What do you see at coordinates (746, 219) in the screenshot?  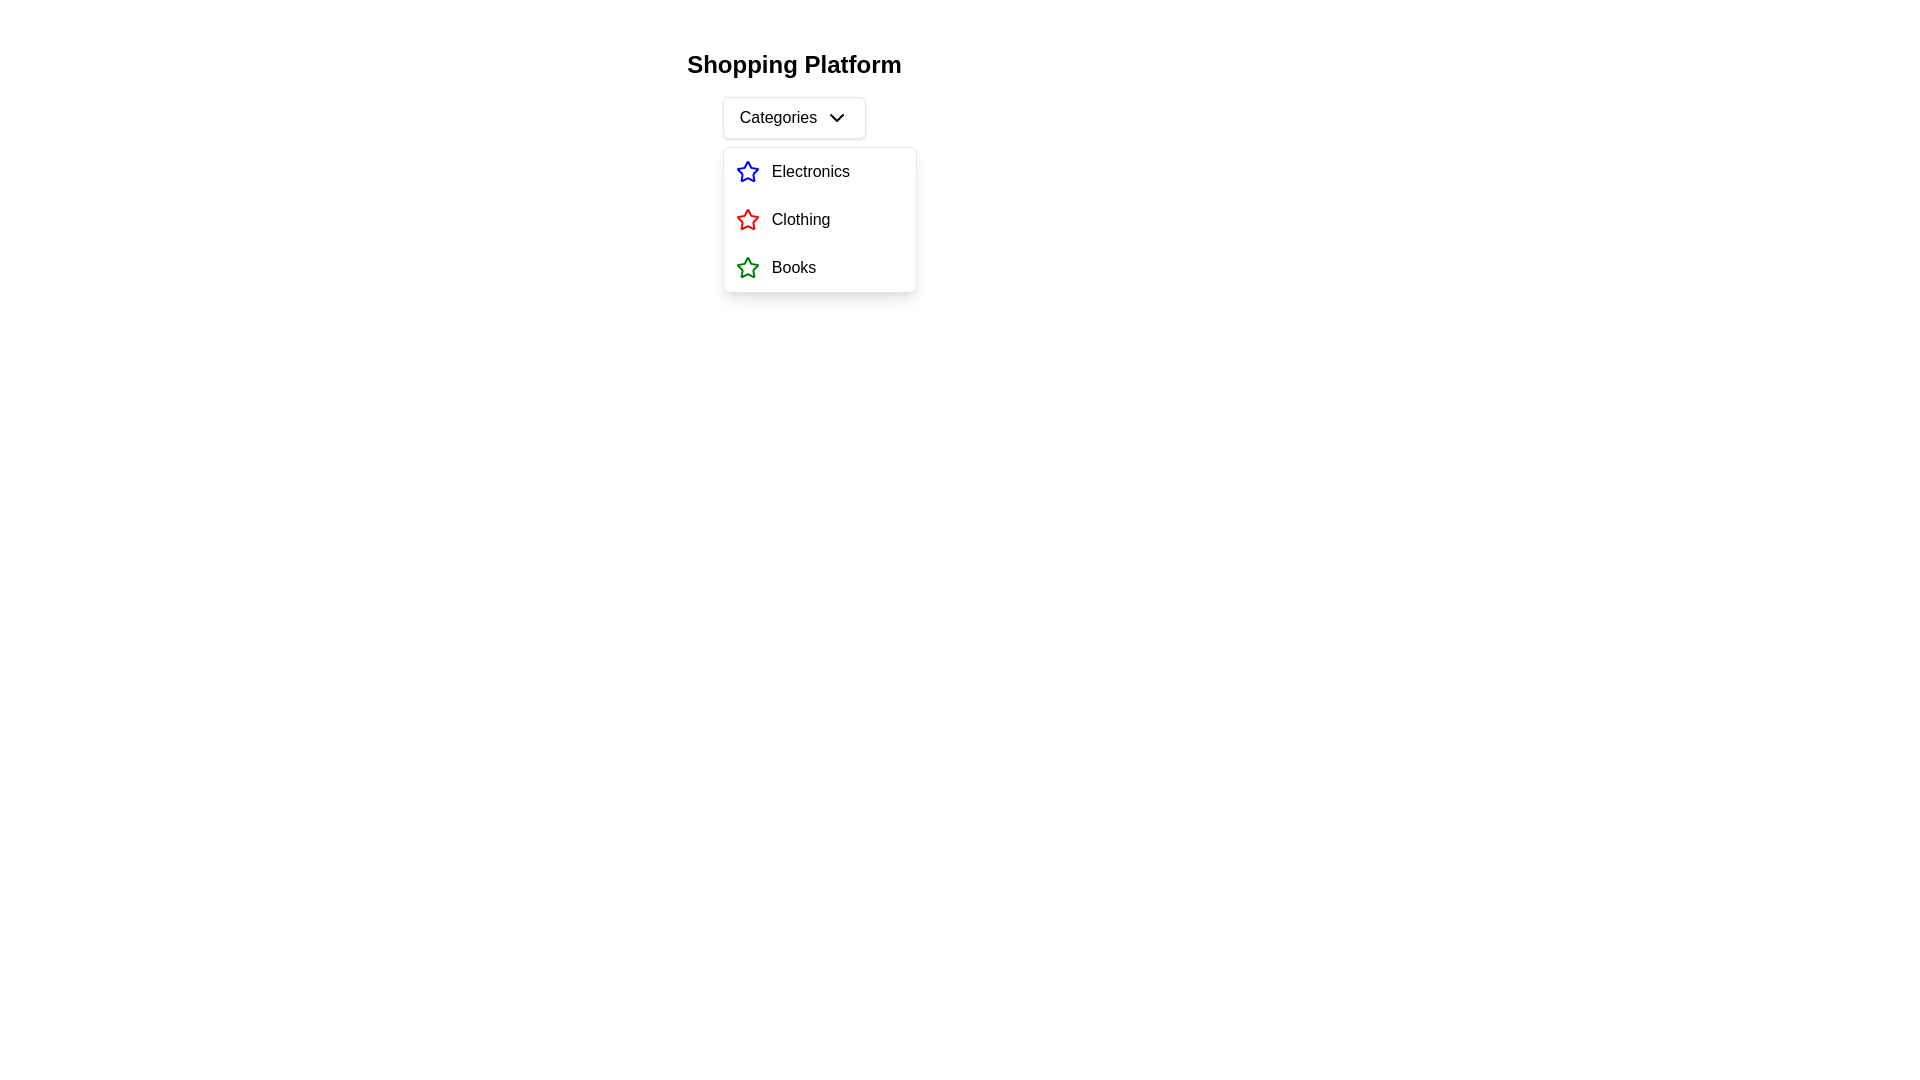 I see `the outlined star icon drawn with red lines, which is located to the left of the 'Clothing' text in the menu item` at bounding box center [746, 219].